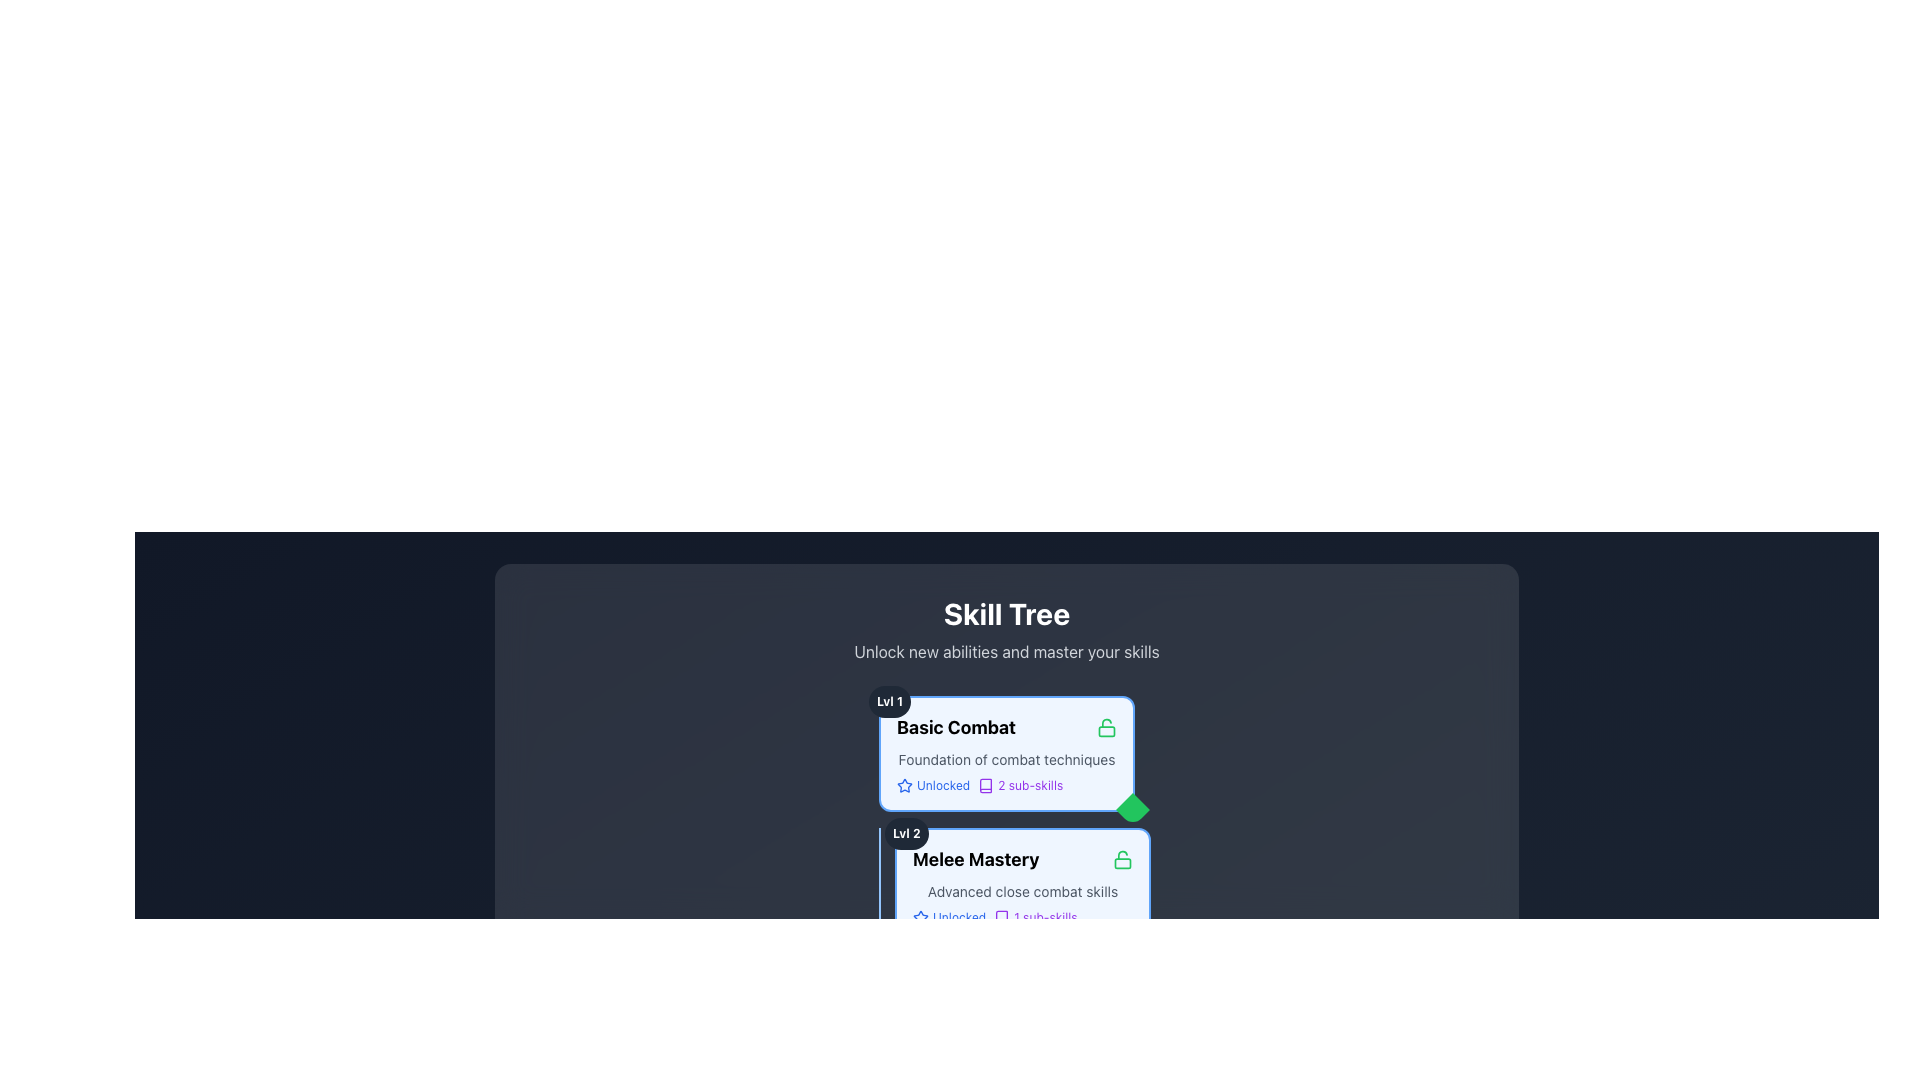  What do you see at coordinates (1020, 785) in the screenshot?
I see `the text label '2 sub-skills' styled in purple with a book icon to its left, located beneath the 'Basic Combat' skill card, aligned with the 'Unlocked' text` at bounding box center [1020, 785].